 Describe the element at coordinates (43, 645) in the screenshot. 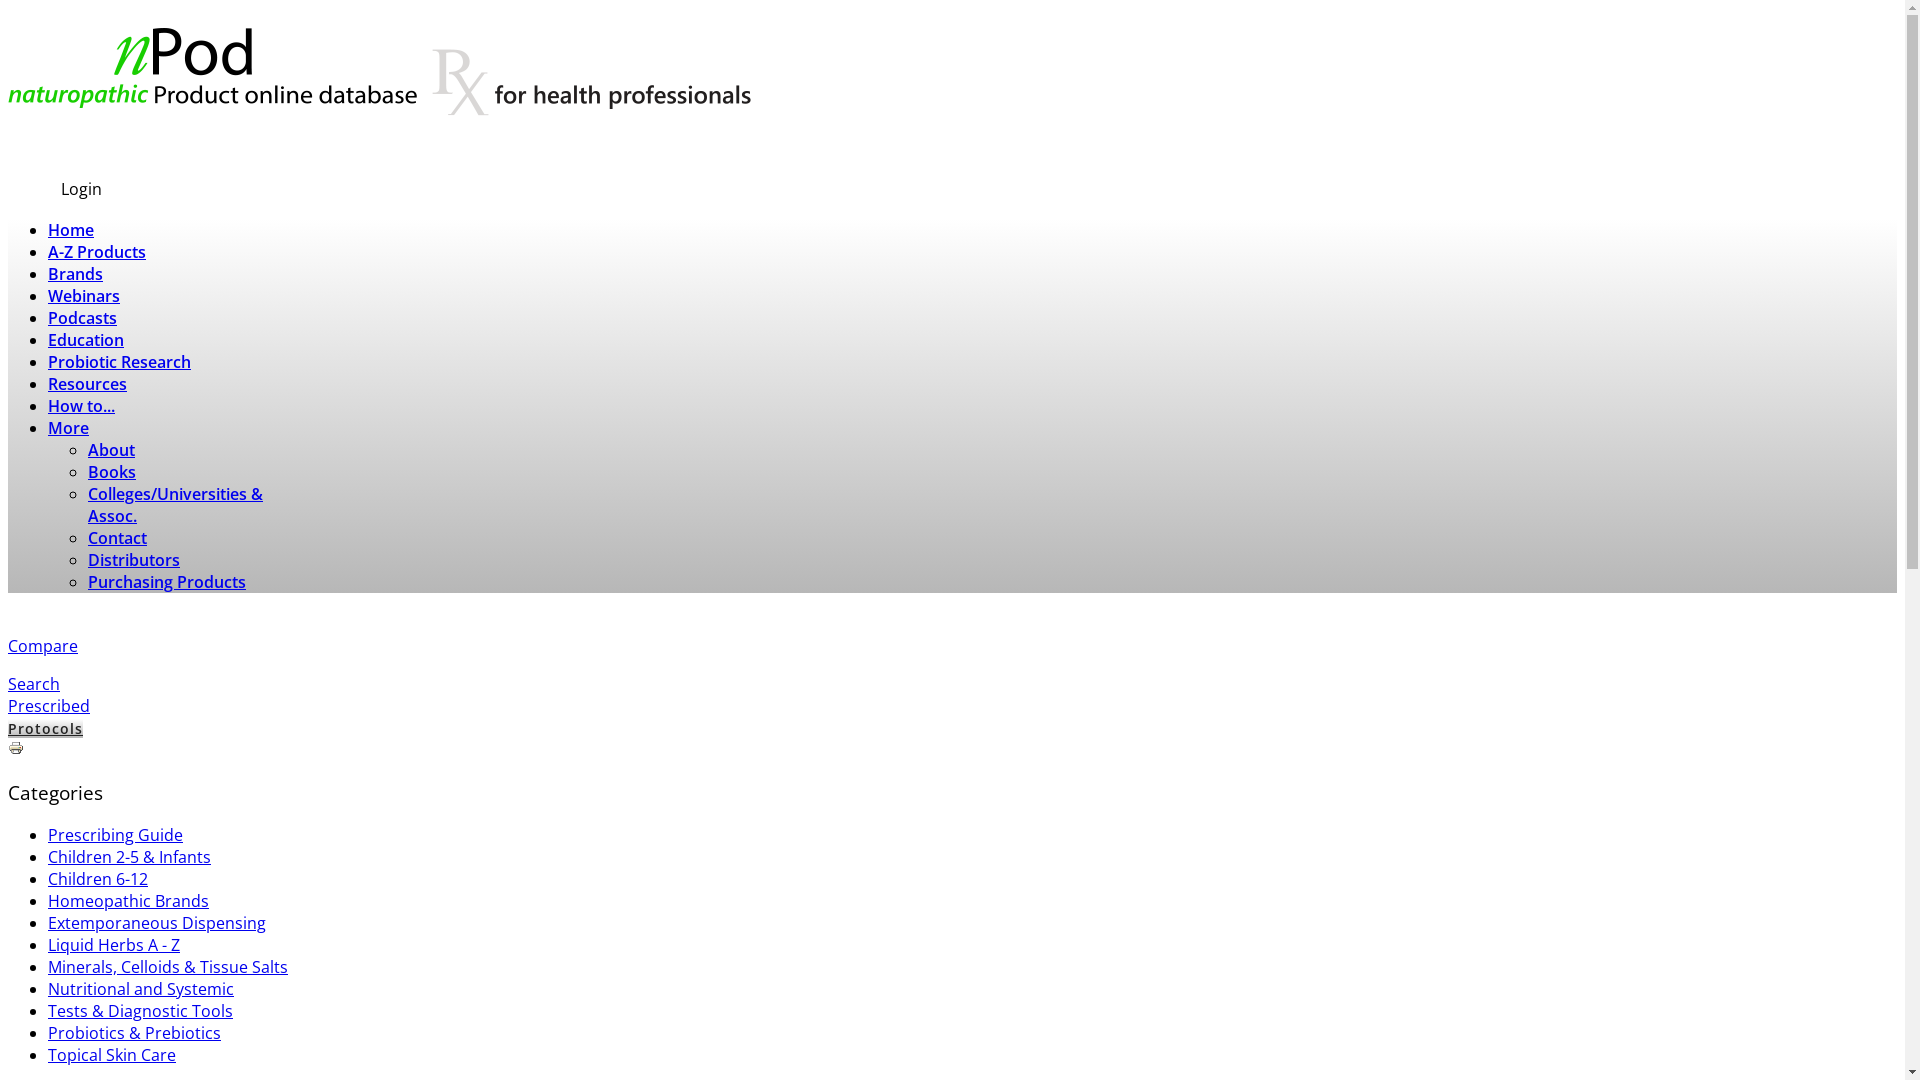

I see `'Compare'` at that location.